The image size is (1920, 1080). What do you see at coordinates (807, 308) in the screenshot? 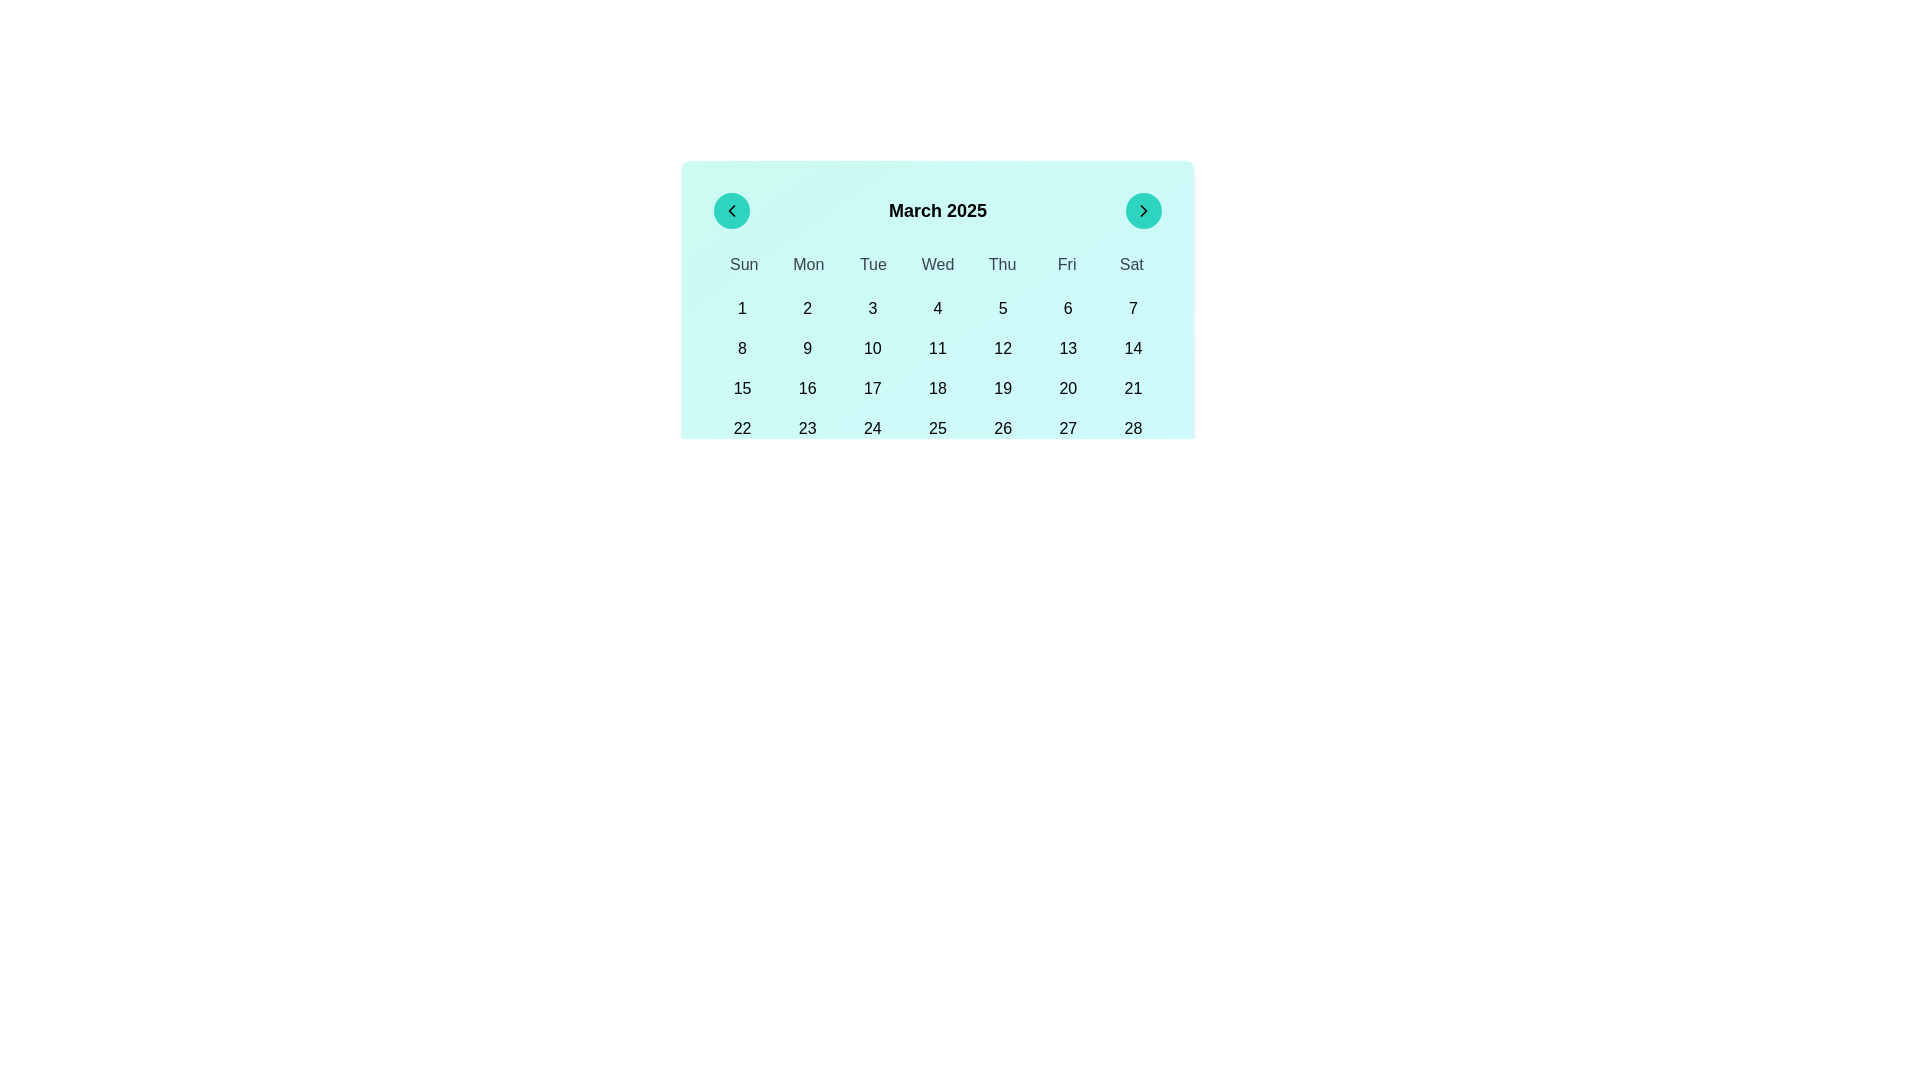
I see `keyboard navigation` at bounding box center [807, 308].